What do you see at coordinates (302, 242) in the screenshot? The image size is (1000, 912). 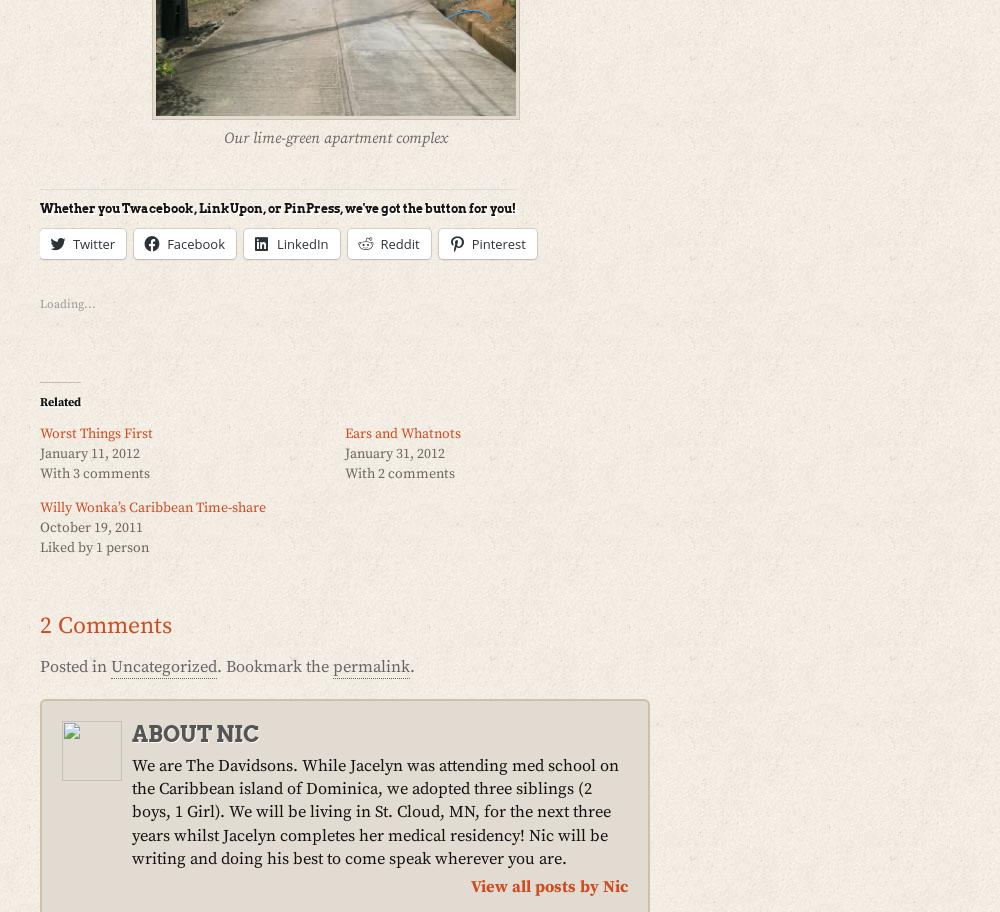 I see `'LinkedIn'` at bounding box center [302, 242].